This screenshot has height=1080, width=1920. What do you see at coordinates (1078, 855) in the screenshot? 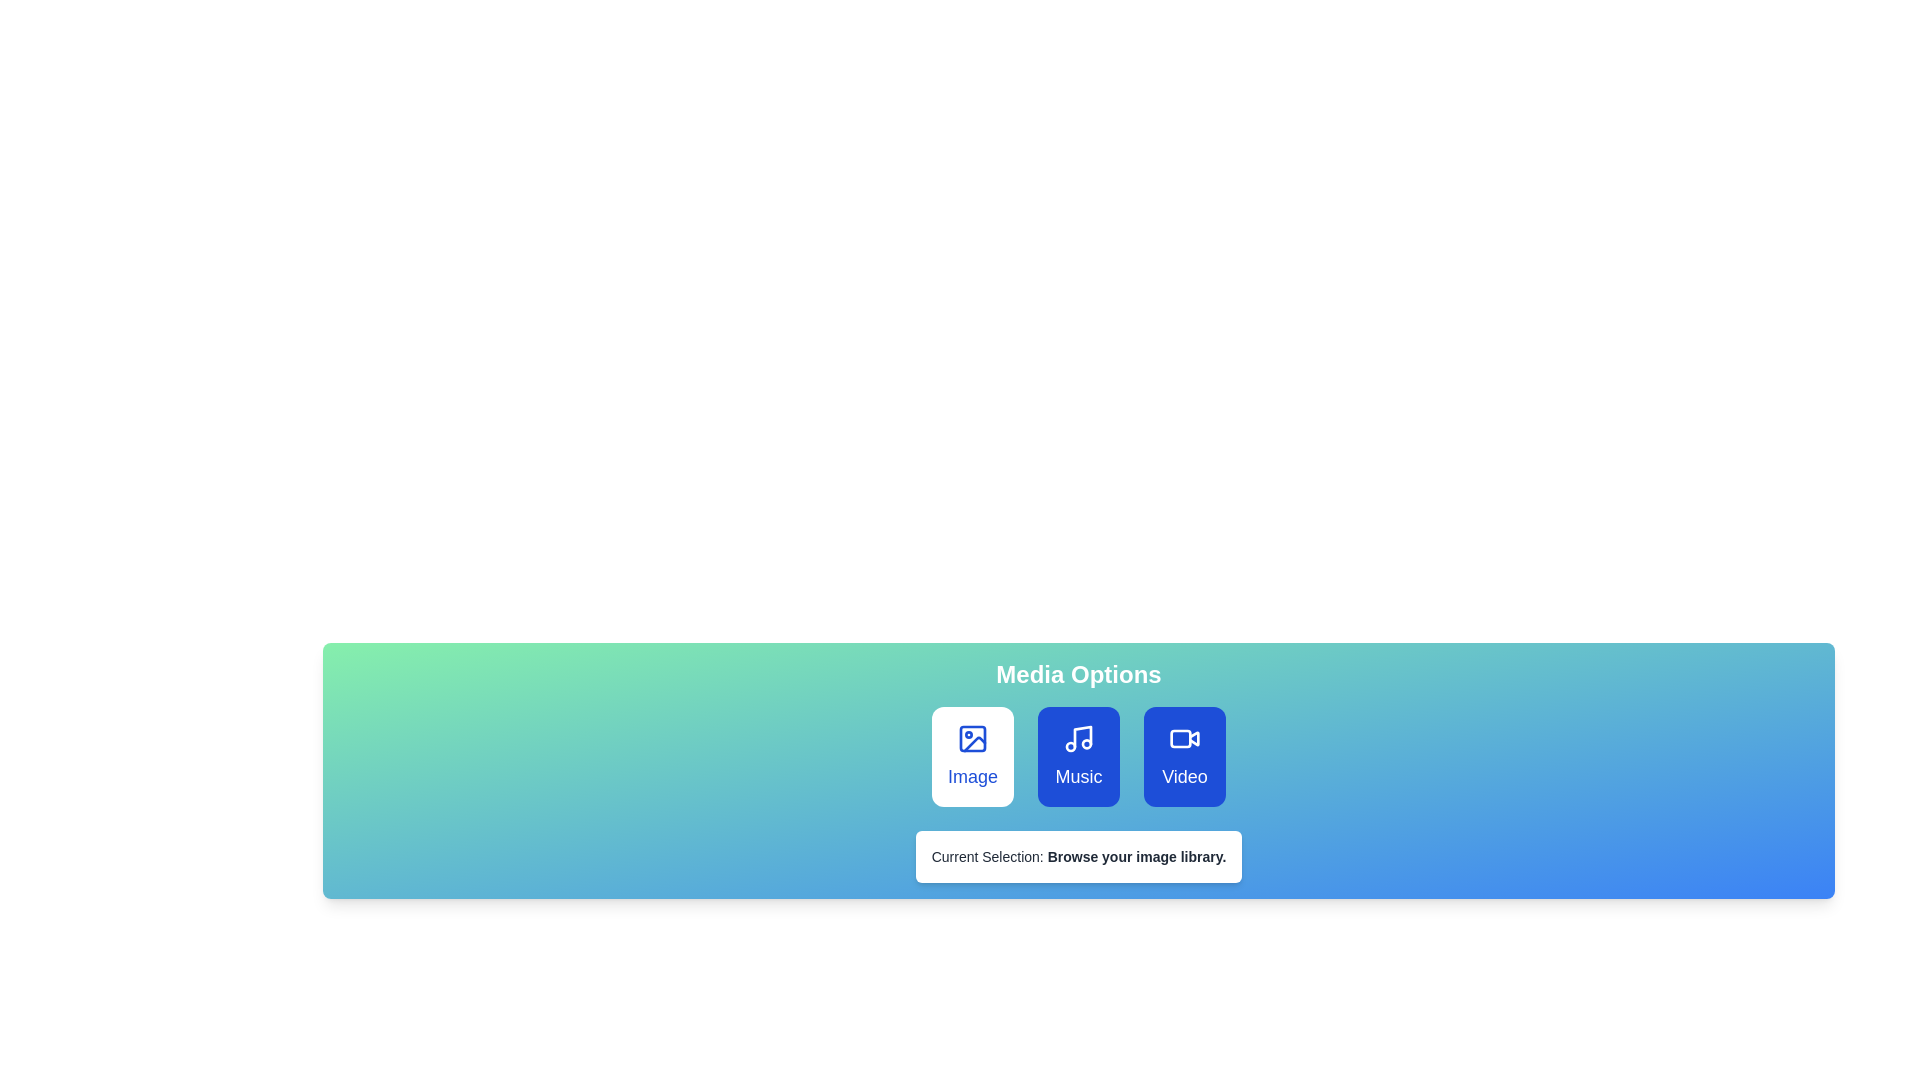
I see `text within the white box with rounded corners that contains the message 'Current Selection: Browse your image library.'` at bounding box center [1078, 855].